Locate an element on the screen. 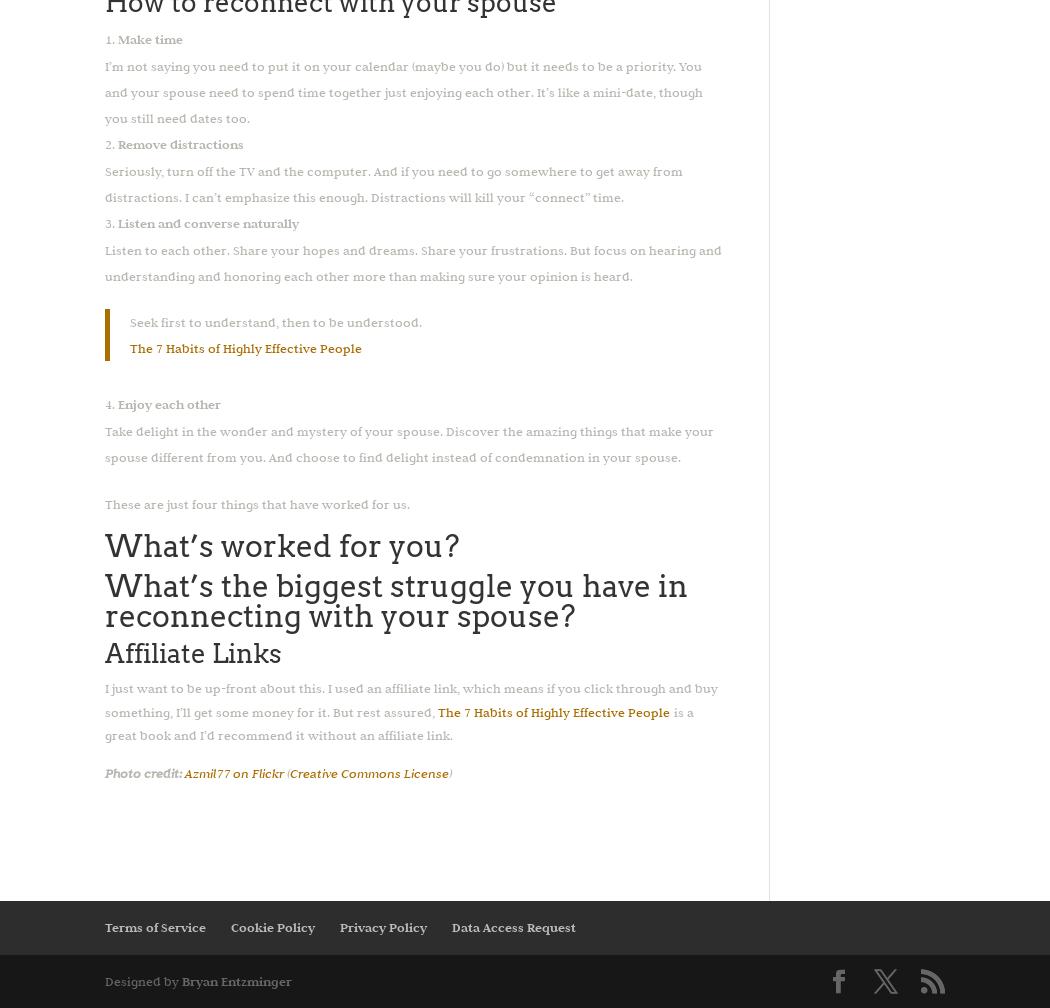  'Take delight in the wonder and mystery of your spouse. Discover the amazing things that make your spouse different from you. And choose to find delight instead of condemnation in your spouse.' is located at coordinates (409, 443).